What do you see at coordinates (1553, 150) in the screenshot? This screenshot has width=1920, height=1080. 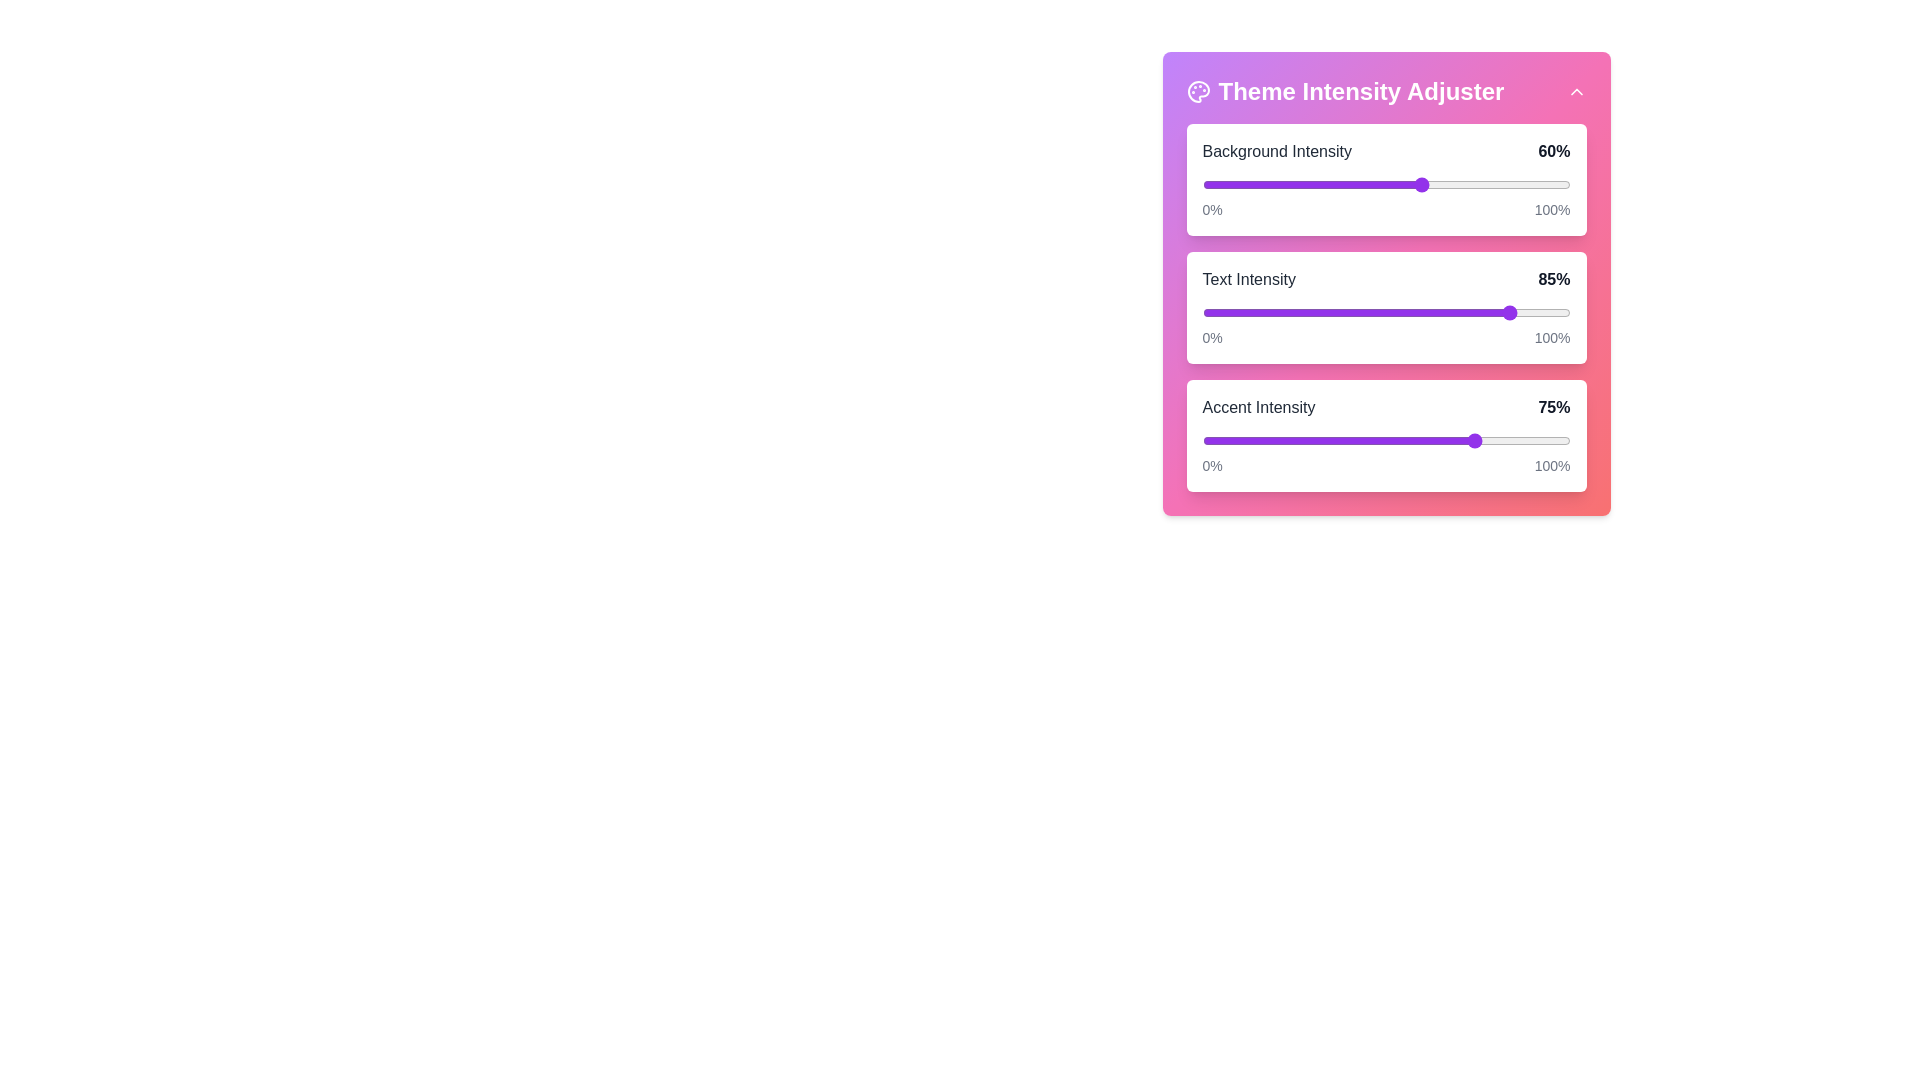 I see `the text label displaying '60%' which is styled in bold dark gray, located to the right of the 'Background Intensity' label and above the intensity slider in the 'Theme Intensity Adjuster' panel` at bounding box center [1553, 150].